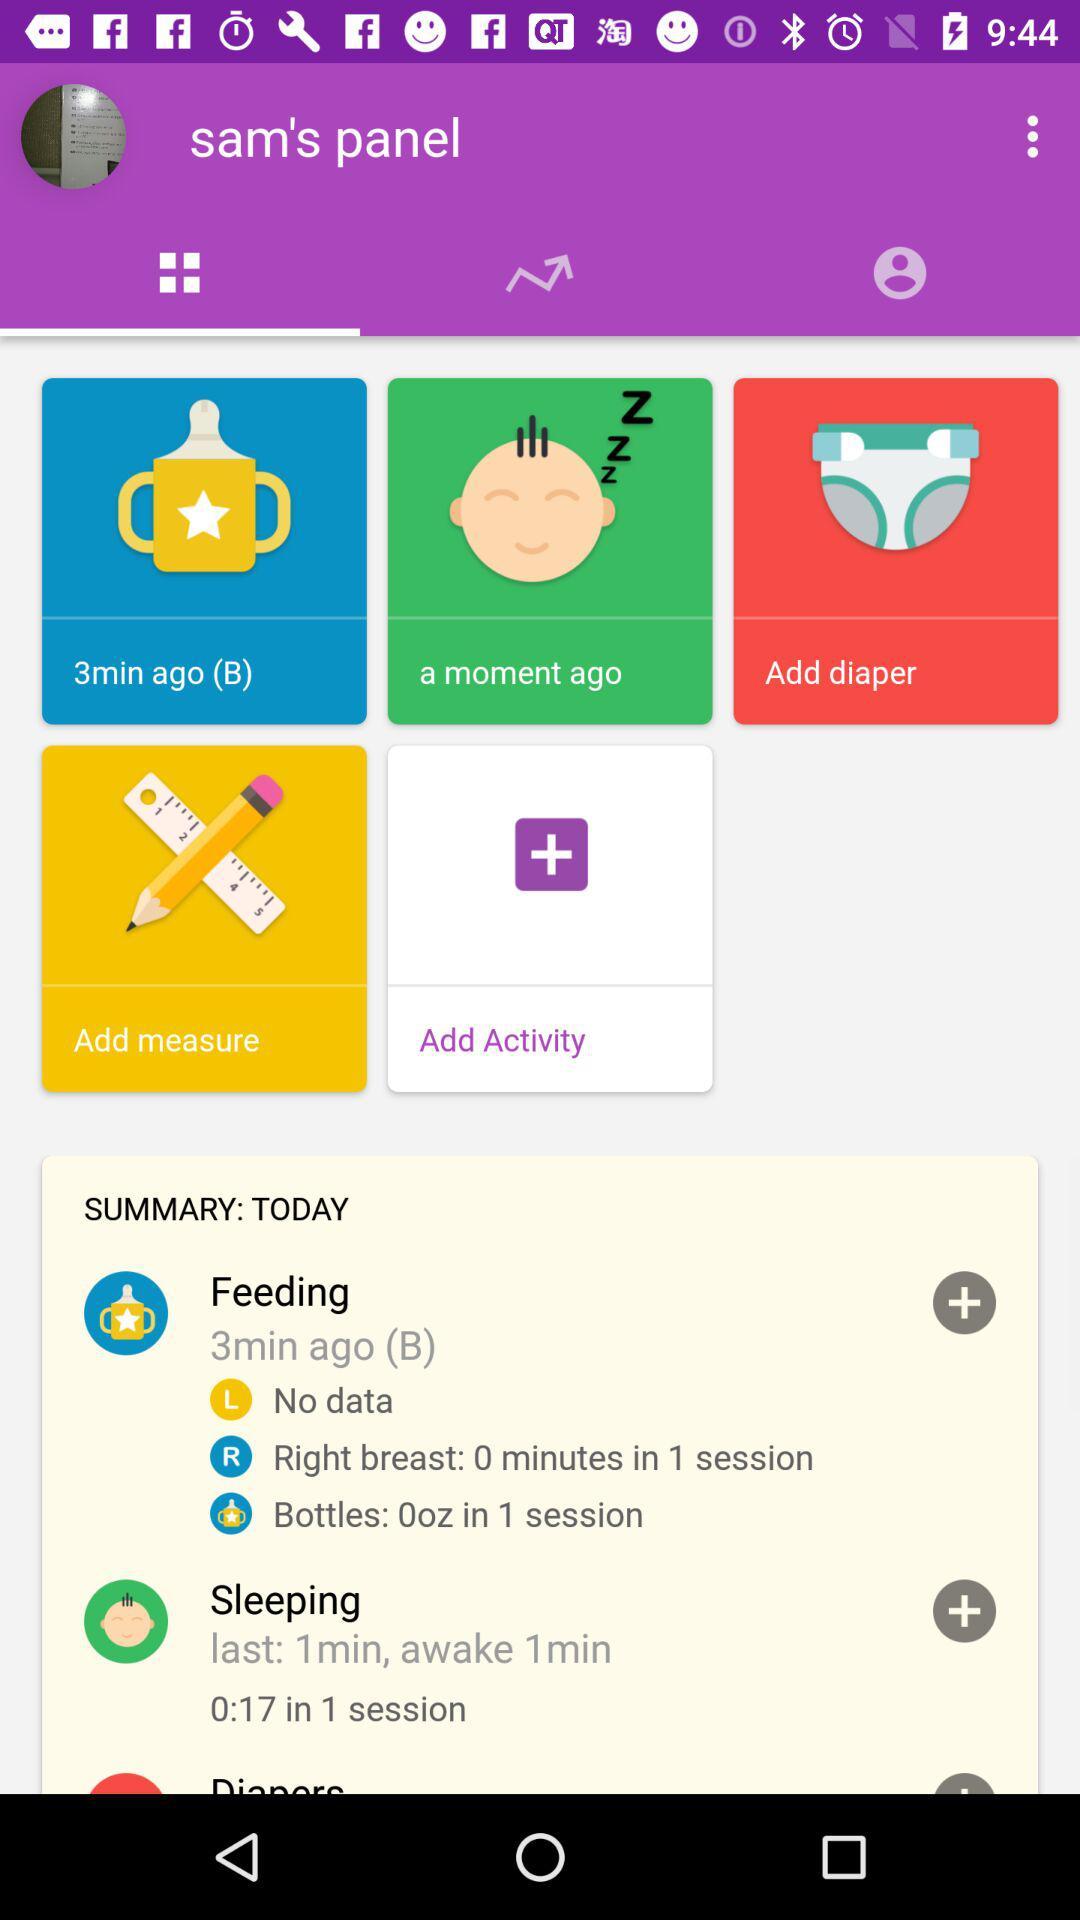 This screenshot has width=1080, height=1920. Describe the element at coordinates (963, 1302) in the screenshot. I see `more details` at that location.